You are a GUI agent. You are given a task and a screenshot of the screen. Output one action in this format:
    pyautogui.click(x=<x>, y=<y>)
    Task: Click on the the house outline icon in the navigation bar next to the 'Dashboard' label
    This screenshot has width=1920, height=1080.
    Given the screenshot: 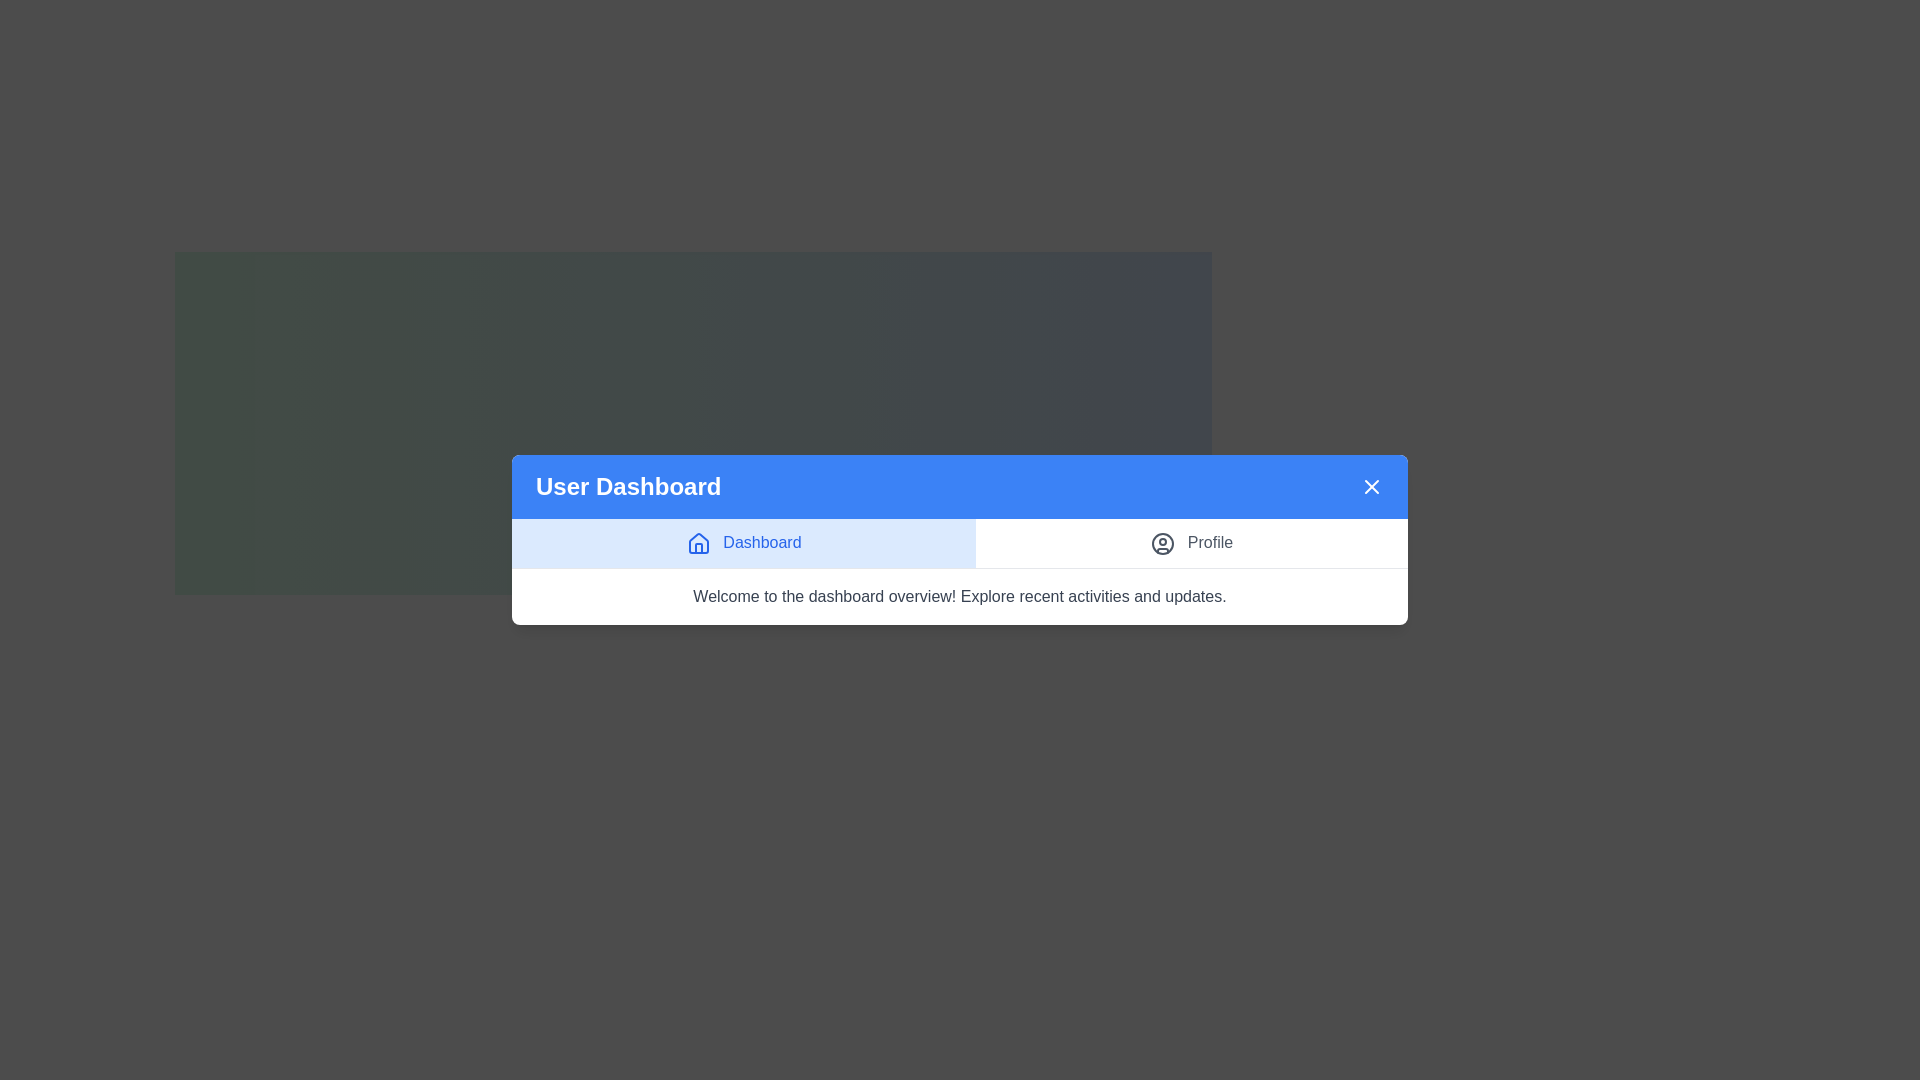 What is the action you would take?
    pyautogui.click(x=698, y=543)
    